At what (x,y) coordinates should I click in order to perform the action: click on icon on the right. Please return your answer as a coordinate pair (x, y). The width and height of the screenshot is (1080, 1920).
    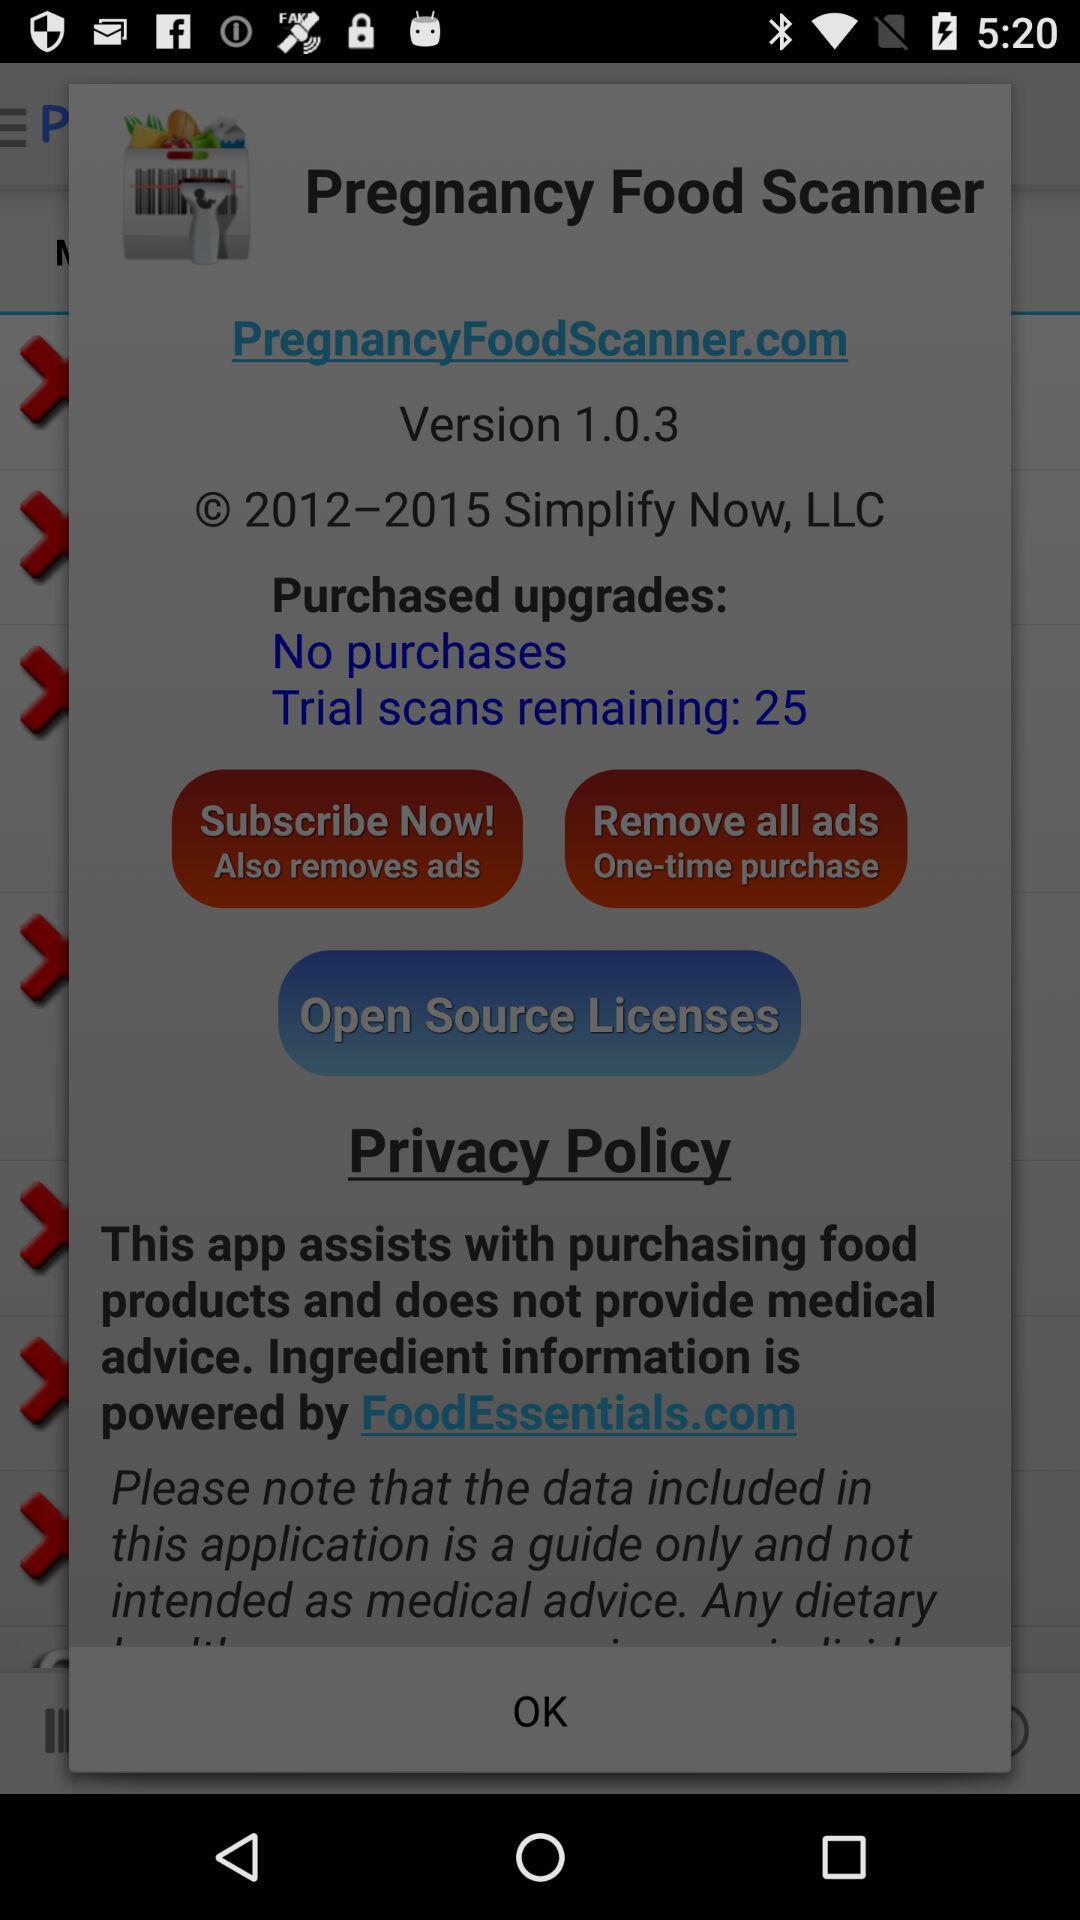
    Looking at the image, I should click on (736, 838).